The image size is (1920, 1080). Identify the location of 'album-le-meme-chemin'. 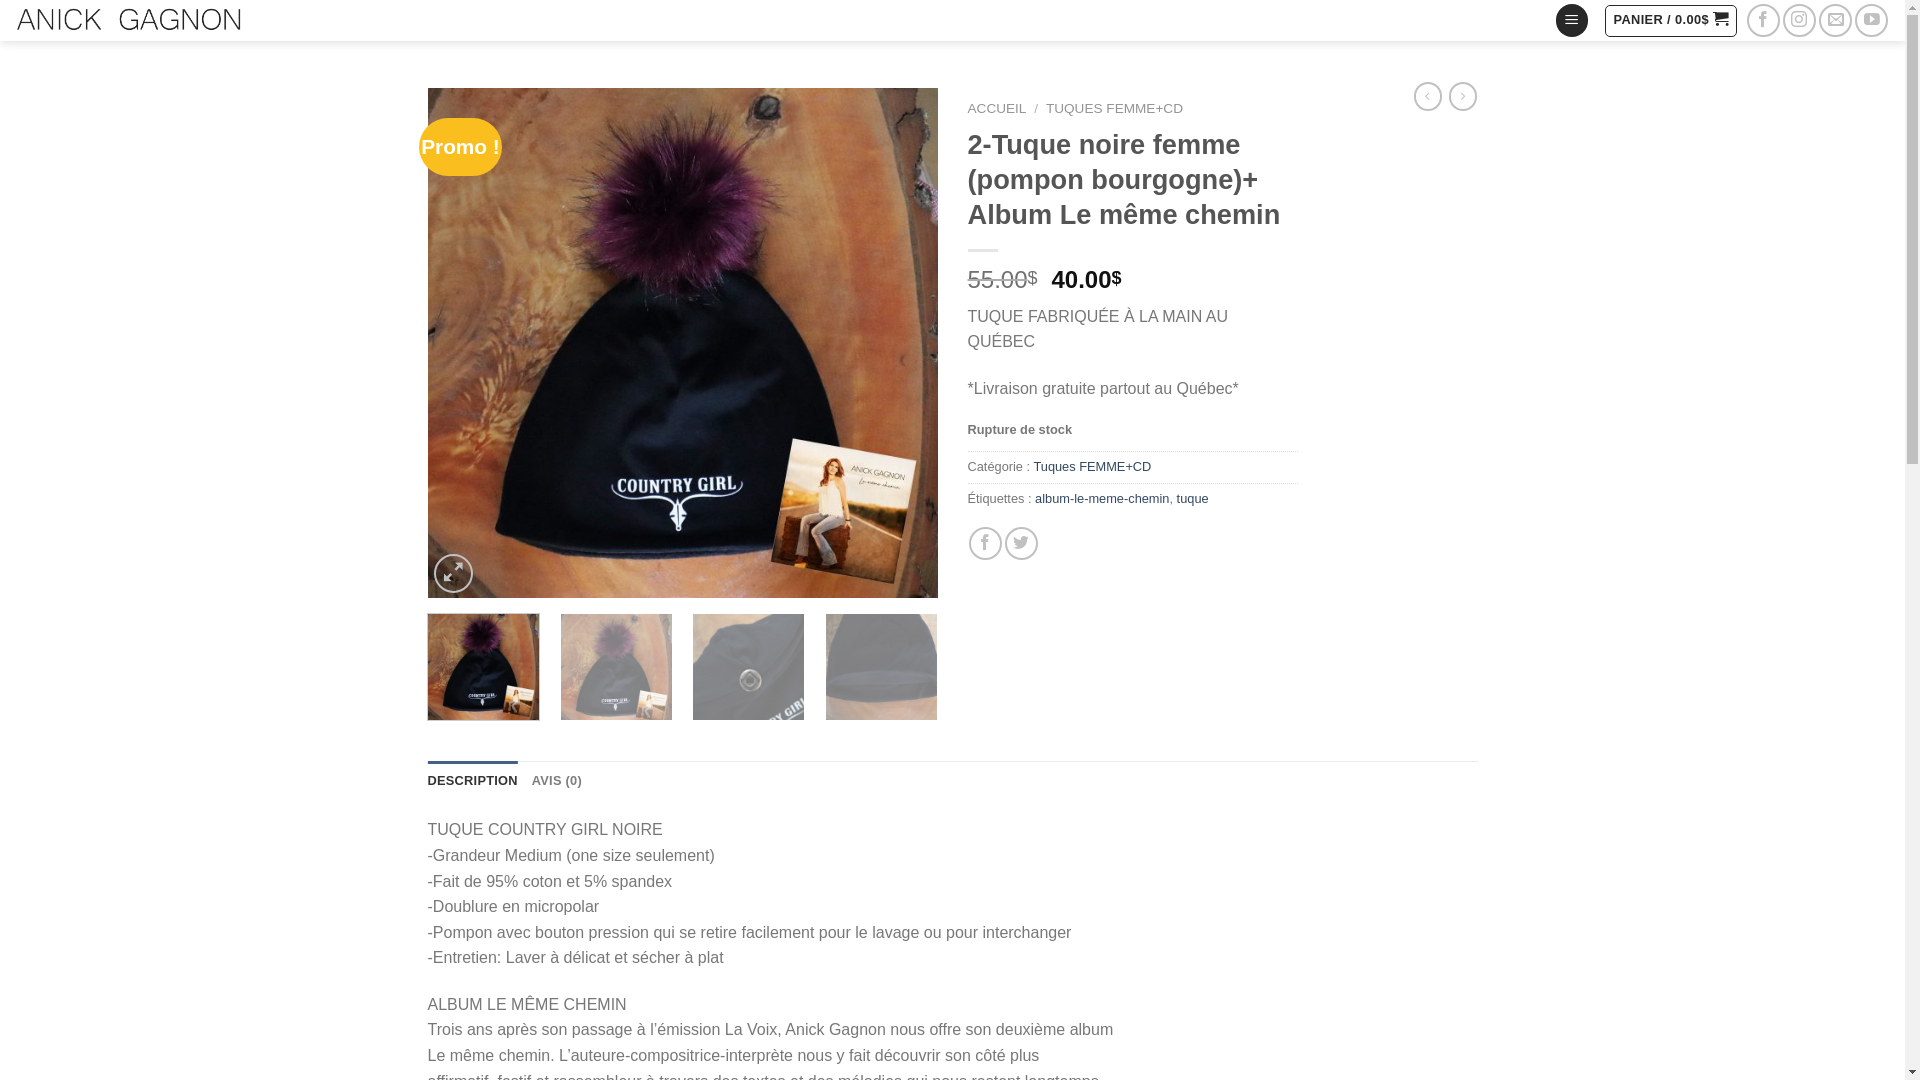
(1101, 497).